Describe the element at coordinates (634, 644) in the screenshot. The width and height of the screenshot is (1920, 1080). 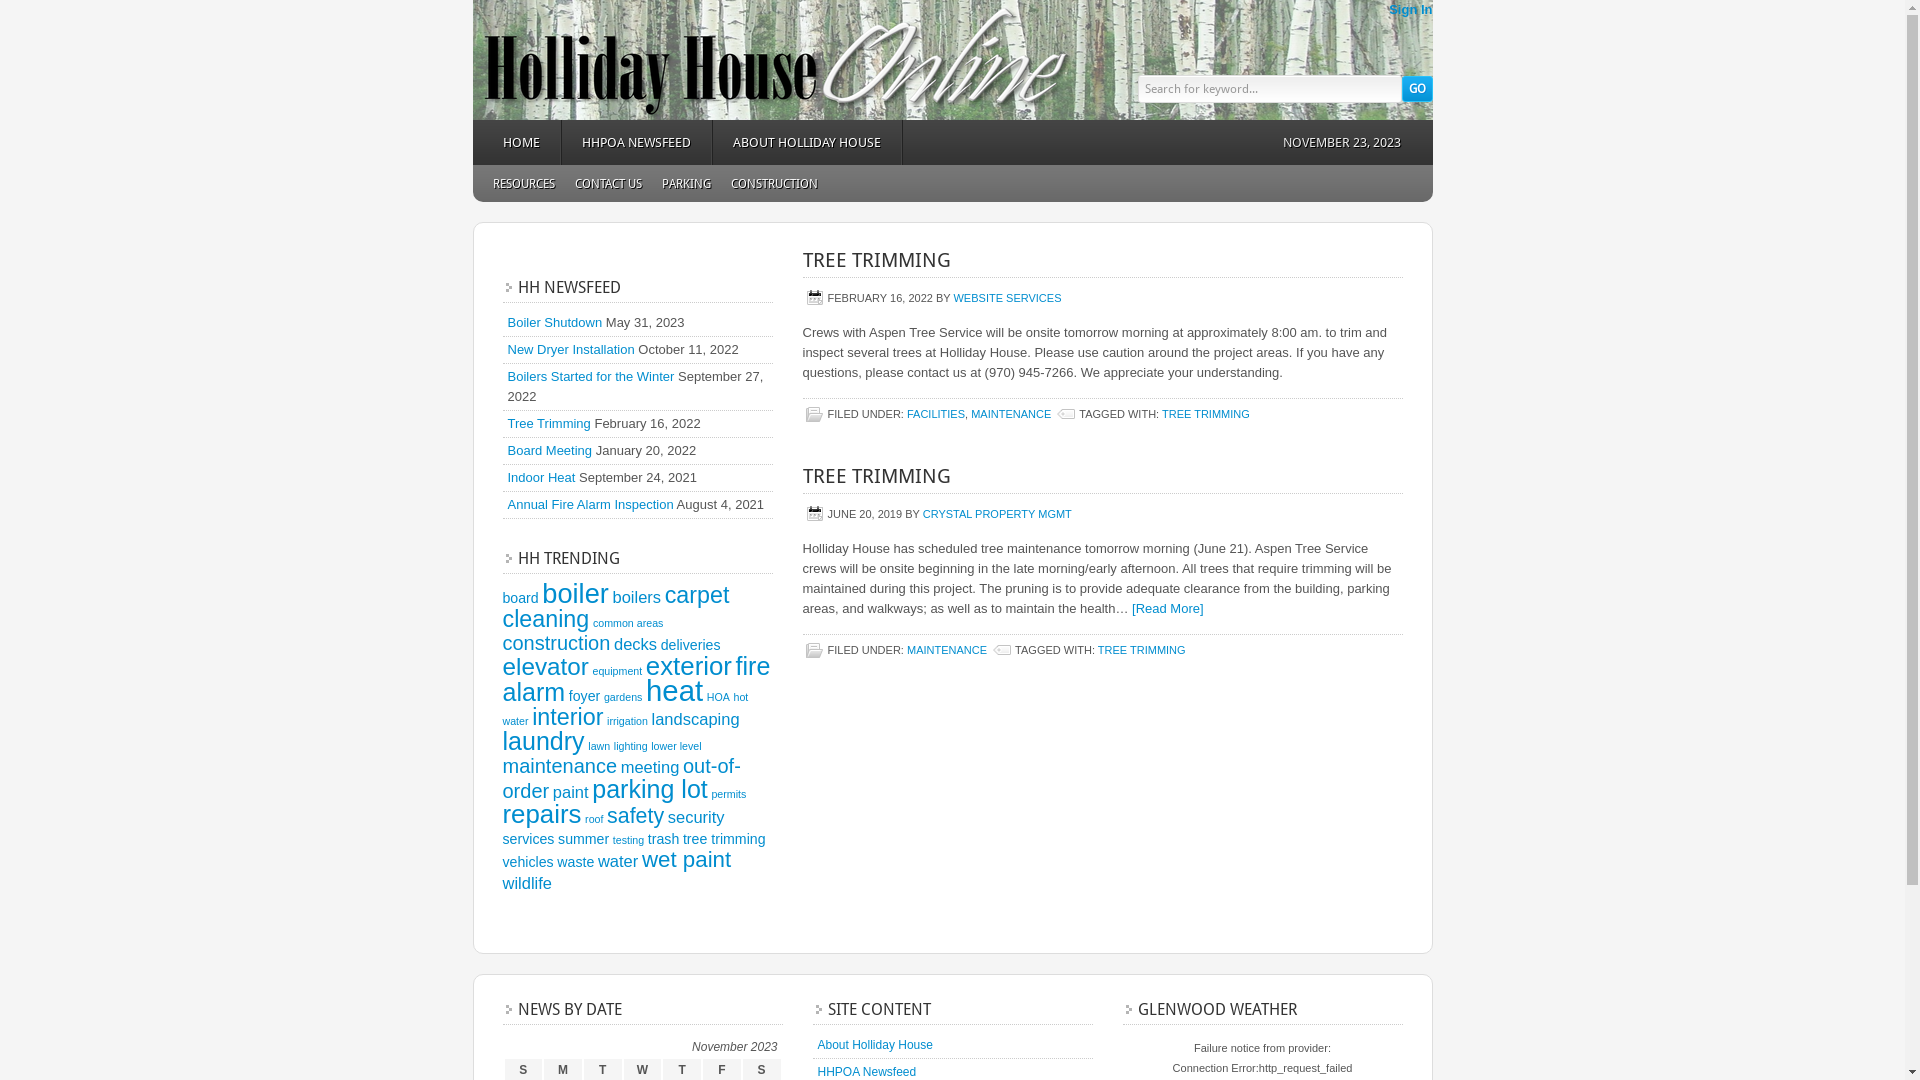
I see `'decks'` at that location.